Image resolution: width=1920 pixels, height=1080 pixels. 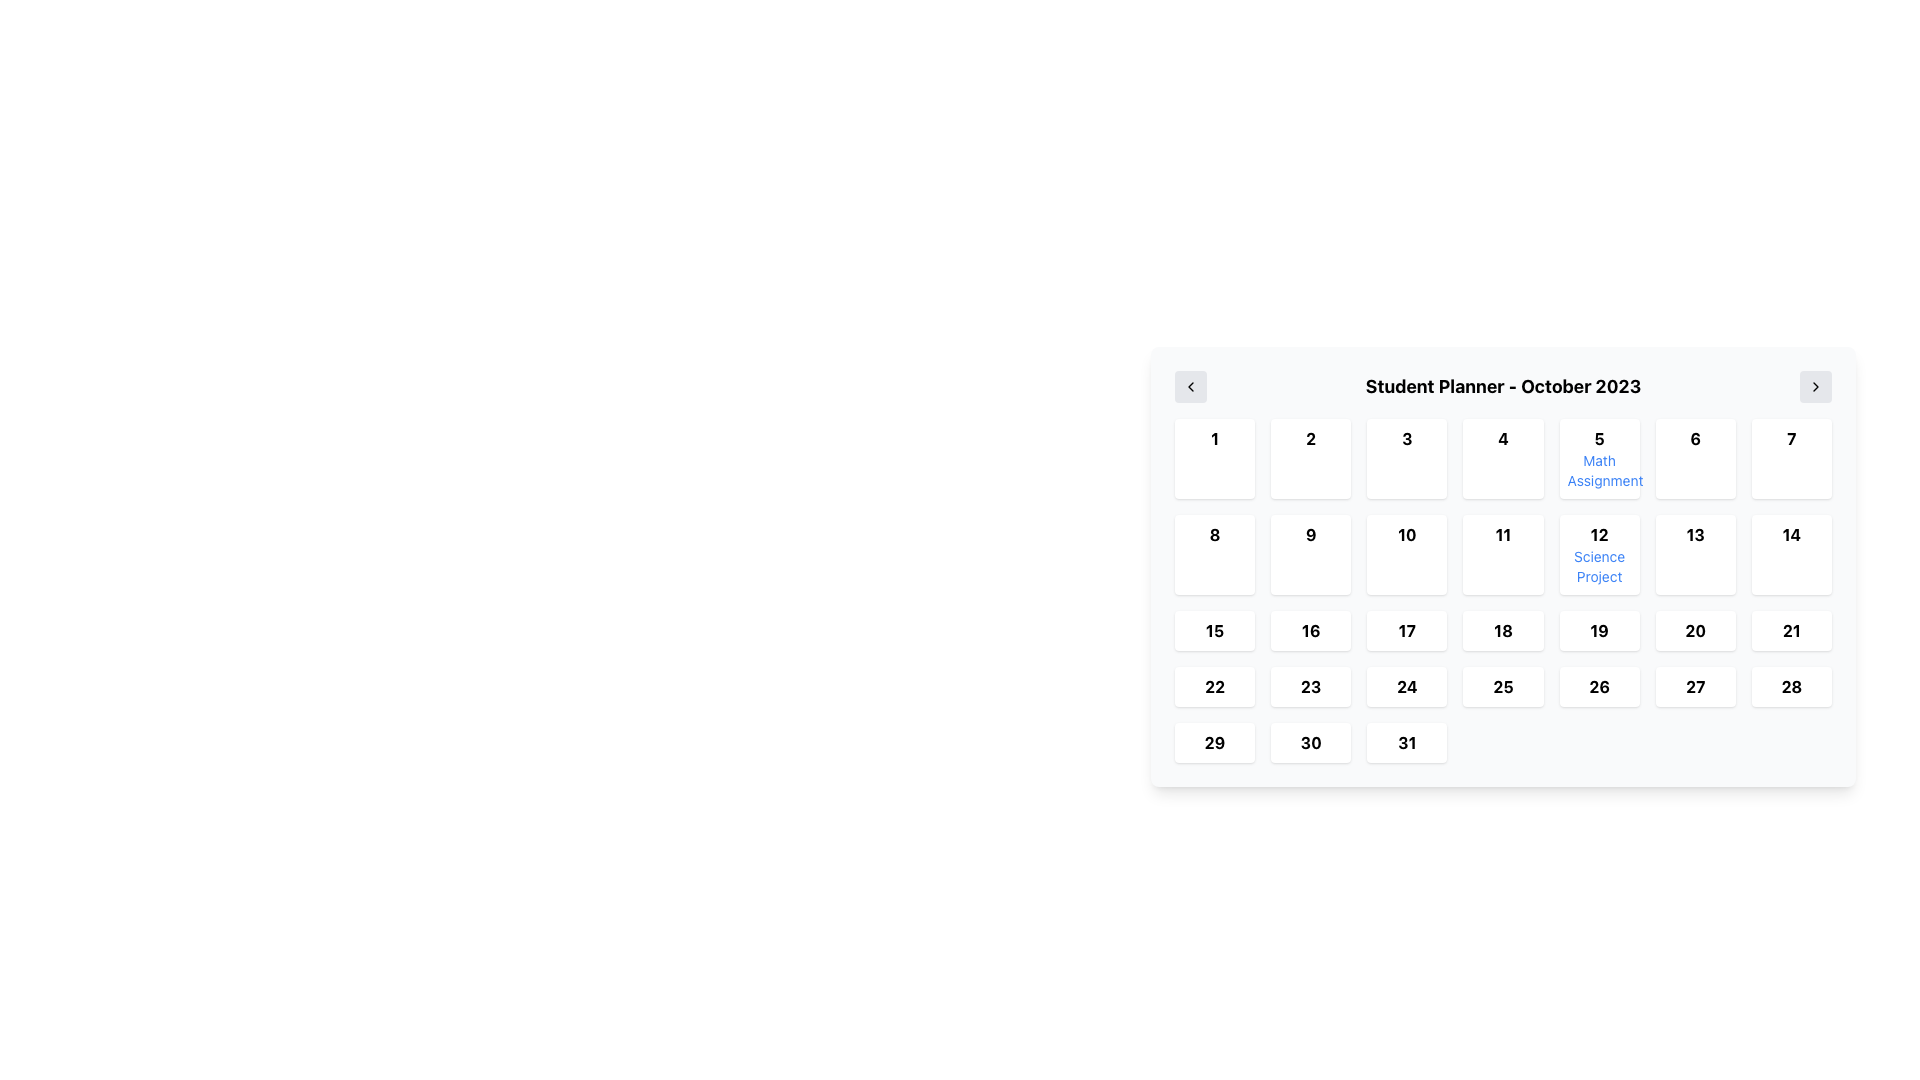 I want to click on the Calendar date box representing the 10th day of October 2023 in the 'Student Planner' interface, so click(x=1406, y=555).